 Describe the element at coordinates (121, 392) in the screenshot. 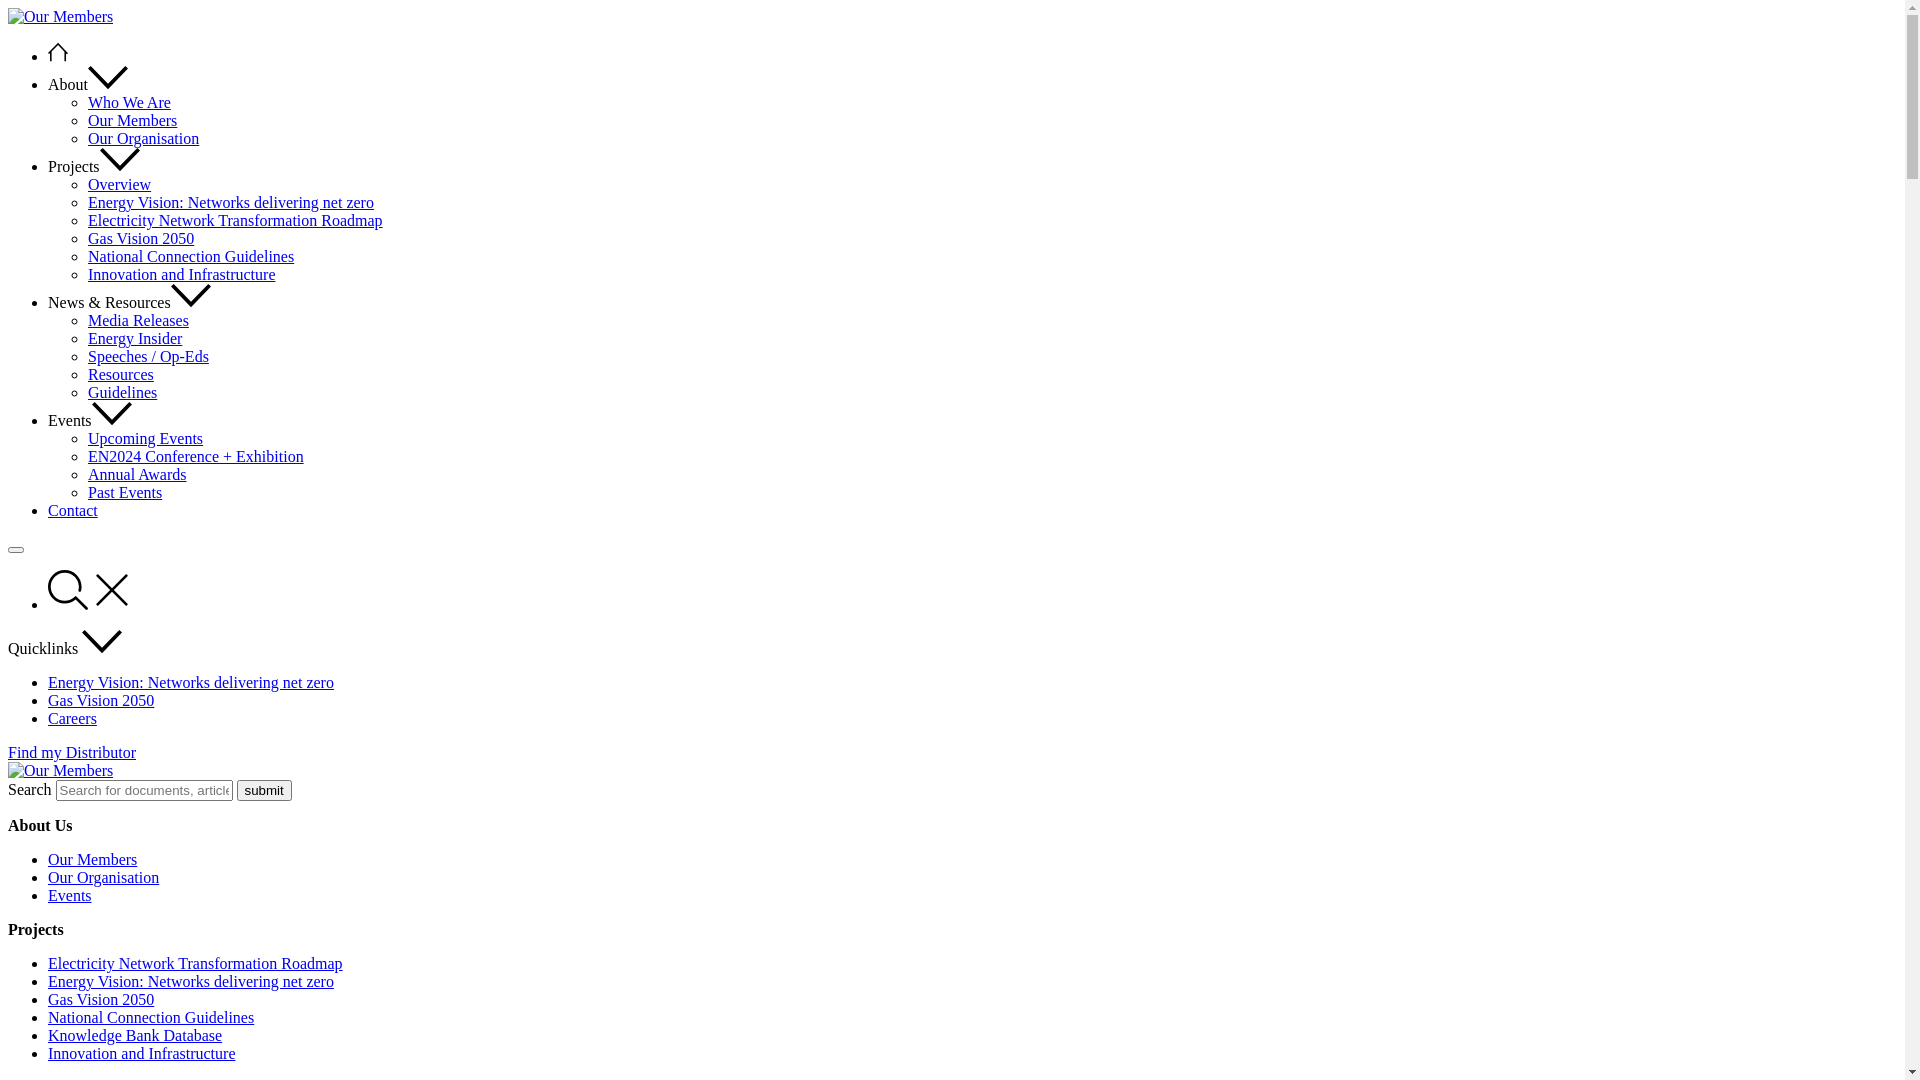

I see `'Guidelines'` at that location.